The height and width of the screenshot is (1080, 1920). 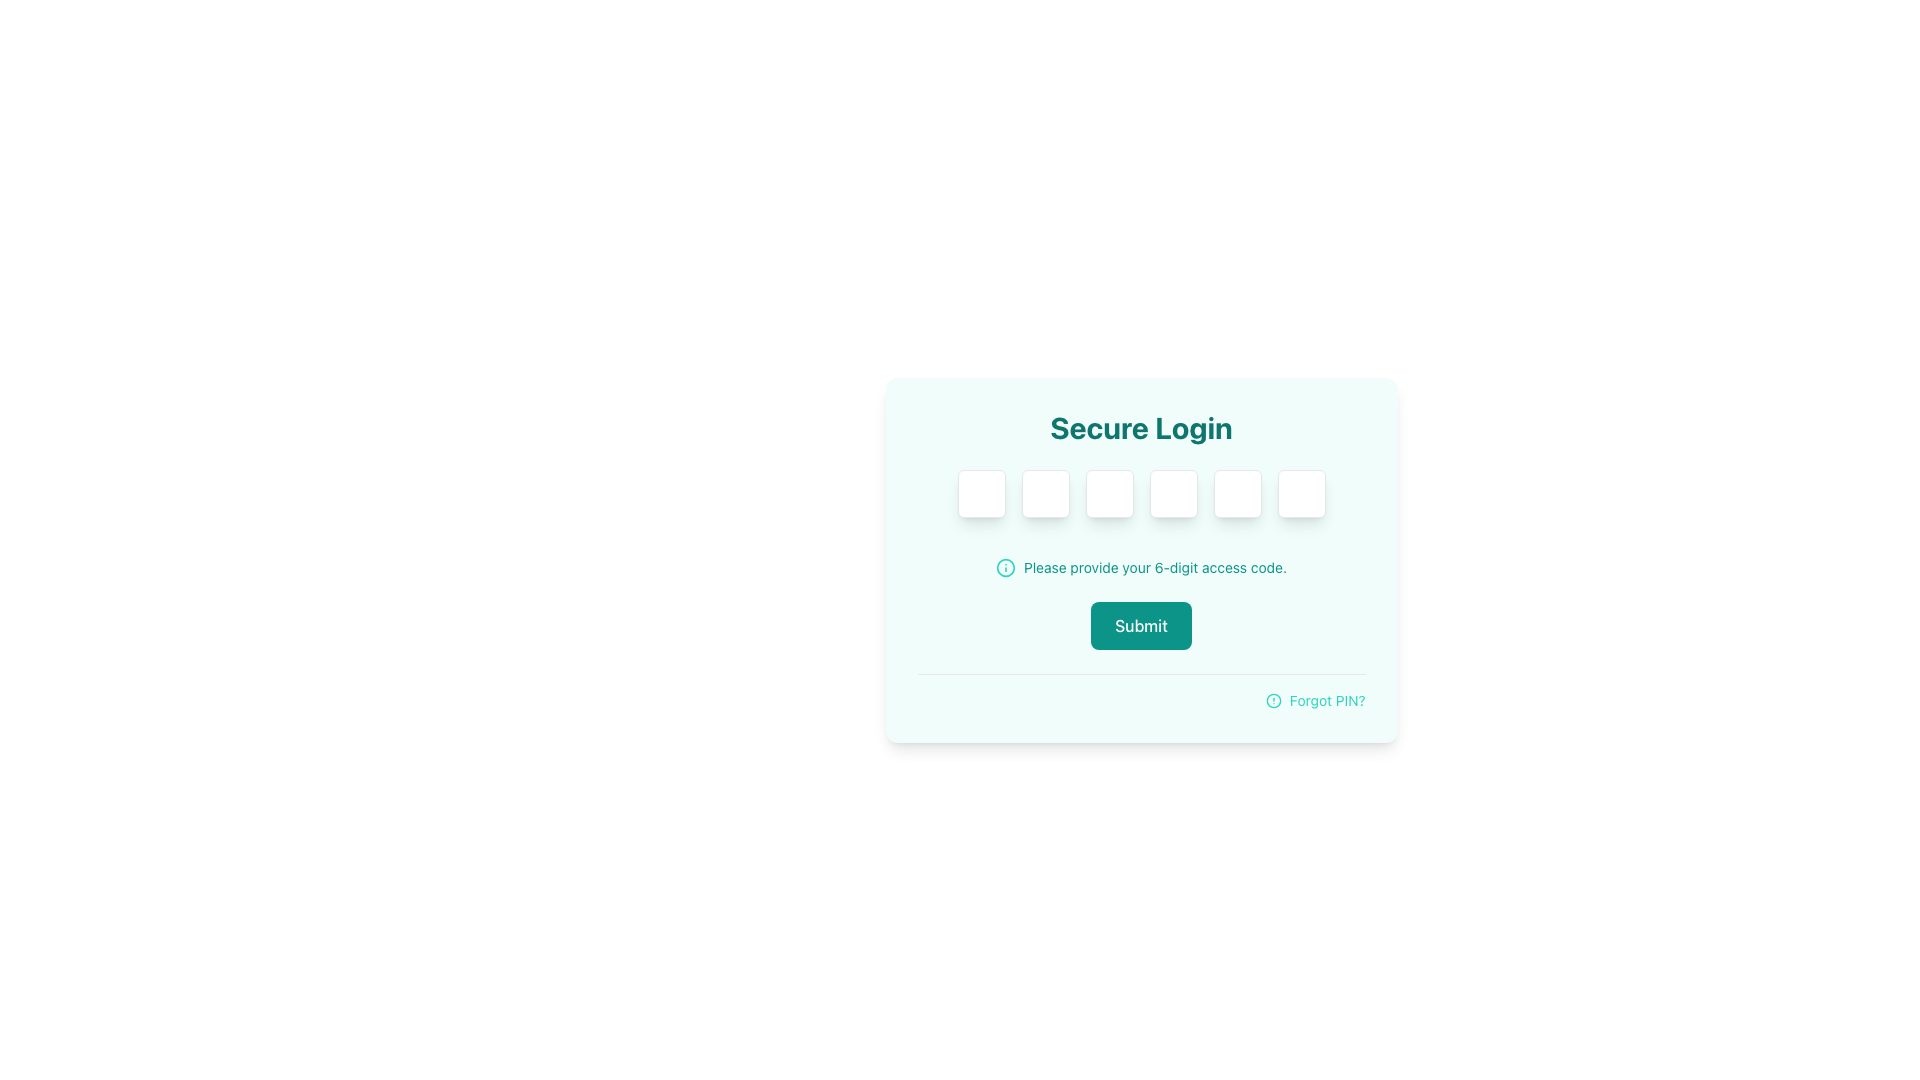 I want to click on the small circular teal icon with a centered exclamation mark, which indicates an alert or warning, located to the left of the 'Forgot PIN?' text in the bottom right corner of the login form, so click(x=1272, y=700).